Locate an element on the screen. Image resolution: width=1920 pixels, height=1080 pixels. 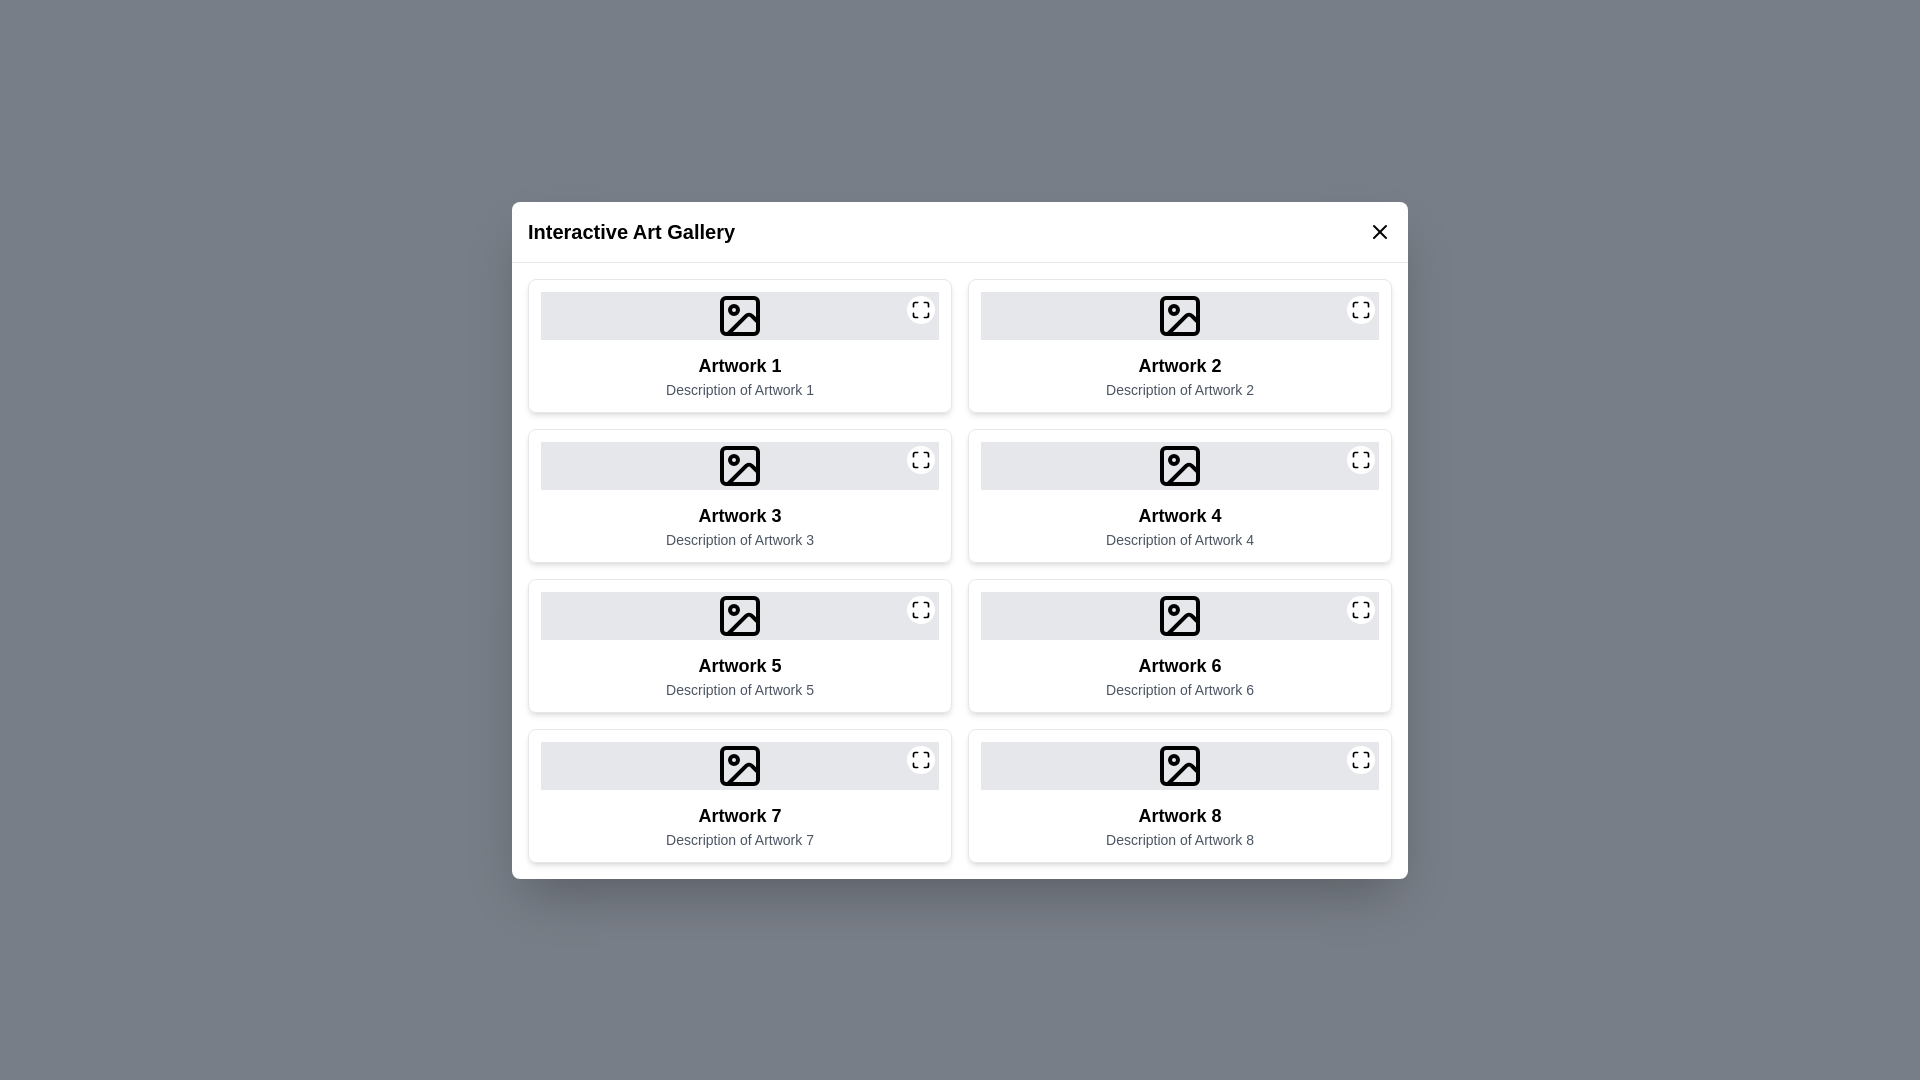
the close button at the top-right corner of the dialog is located at coordinates (1379, 230).